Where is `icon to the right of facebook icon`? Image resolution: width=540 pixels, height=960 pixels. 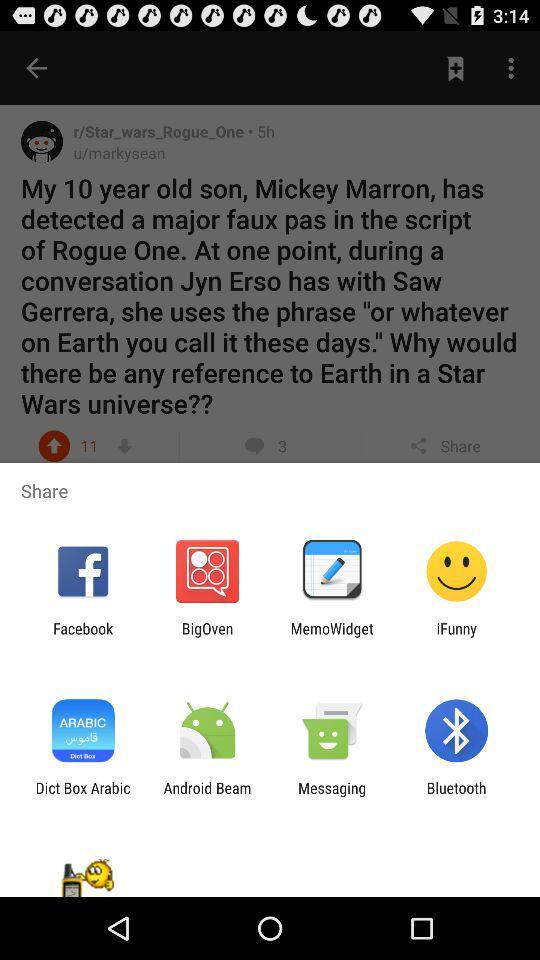 icon to the right of facebook icon is located at coordinates (206, 636).